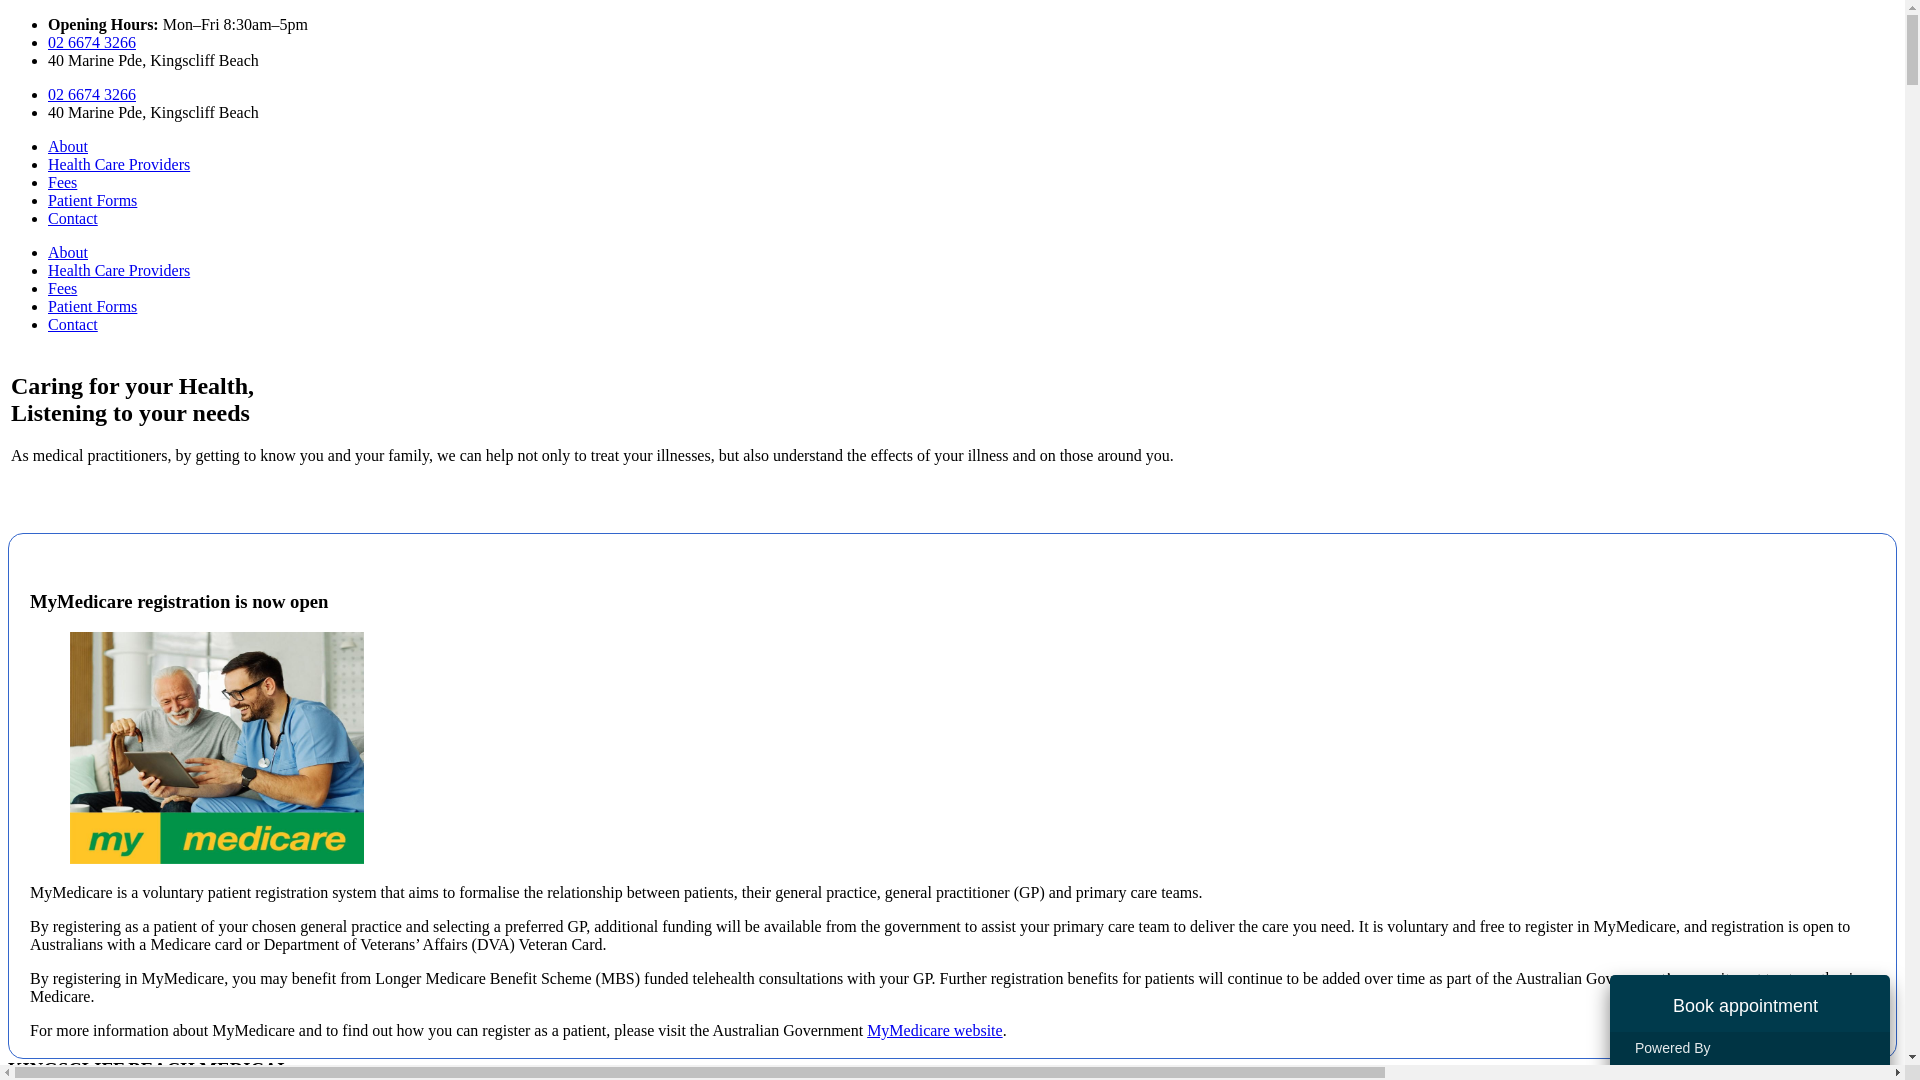  I want to click on 'Fees', so click(62, 182).